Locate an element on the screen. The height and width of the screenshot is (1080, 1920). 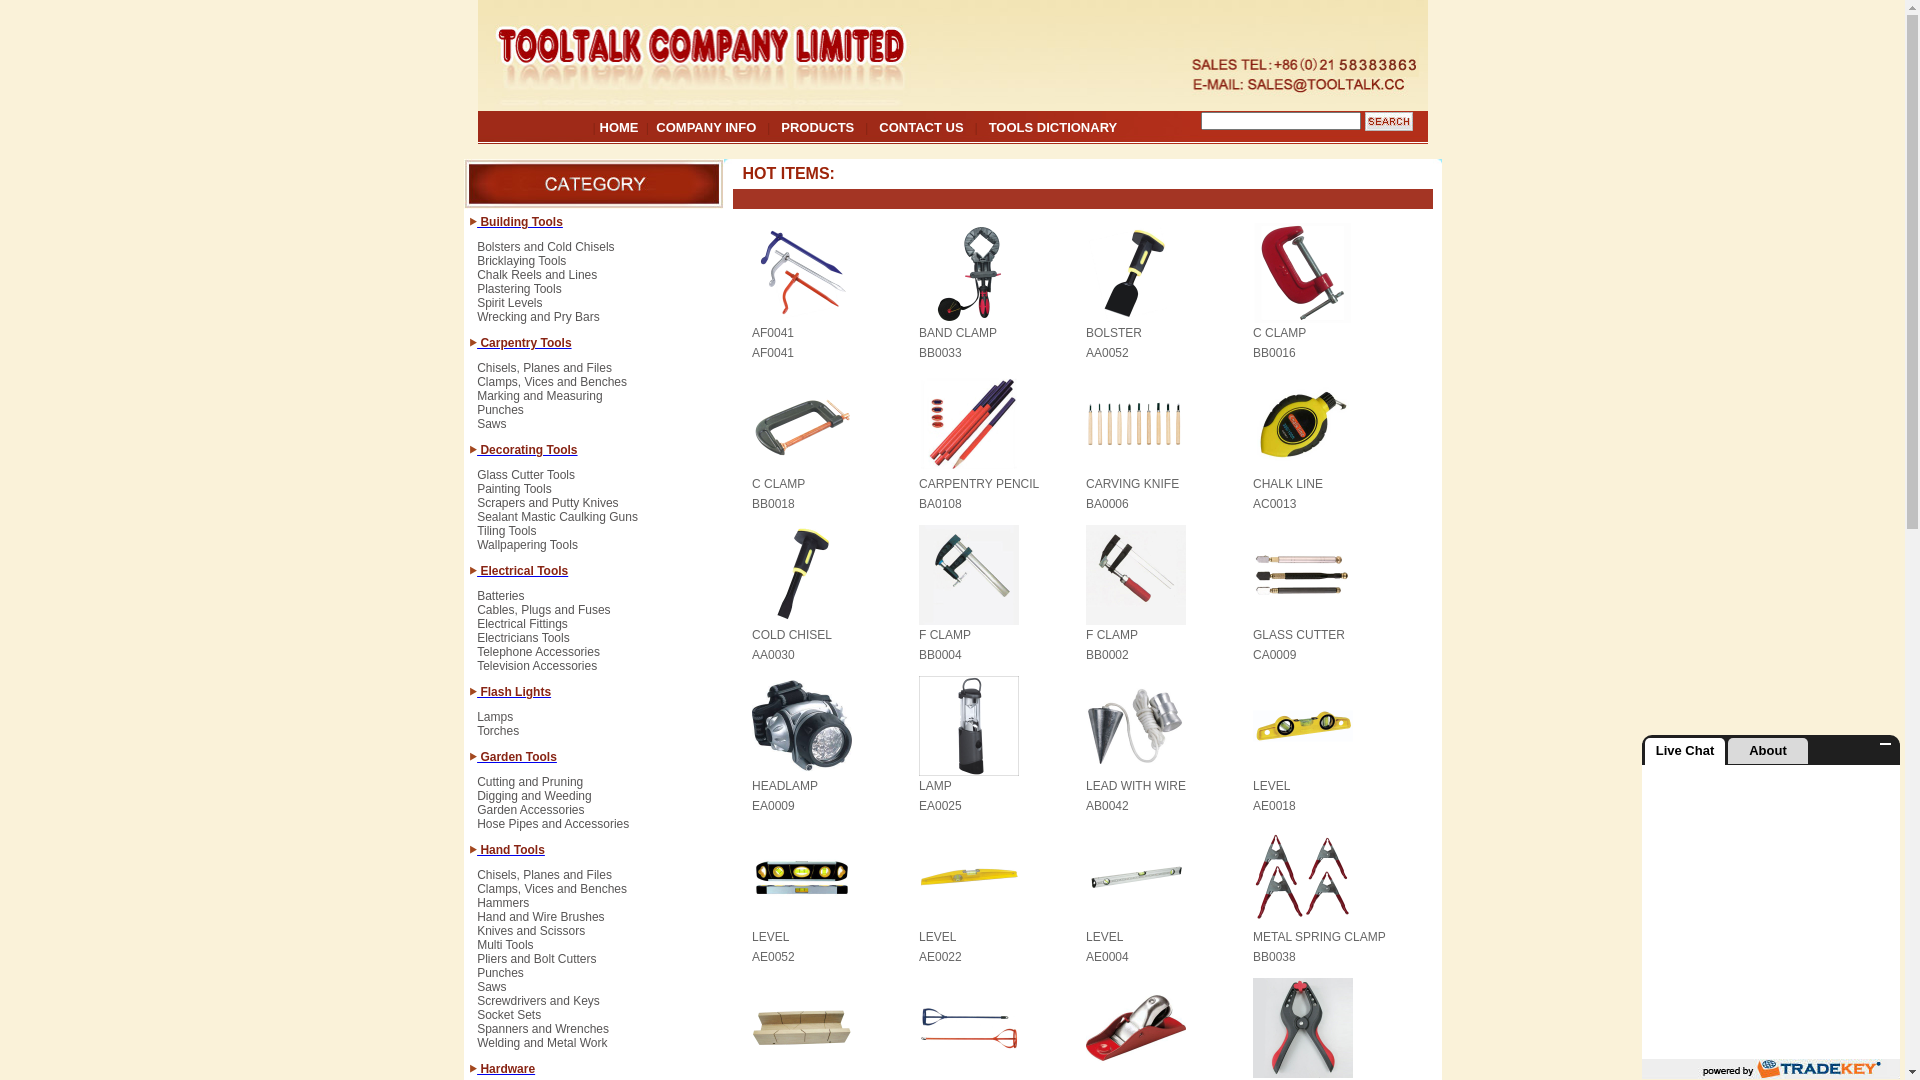
'Spanners and Wrenches' is located at coordinates (542, 1035).